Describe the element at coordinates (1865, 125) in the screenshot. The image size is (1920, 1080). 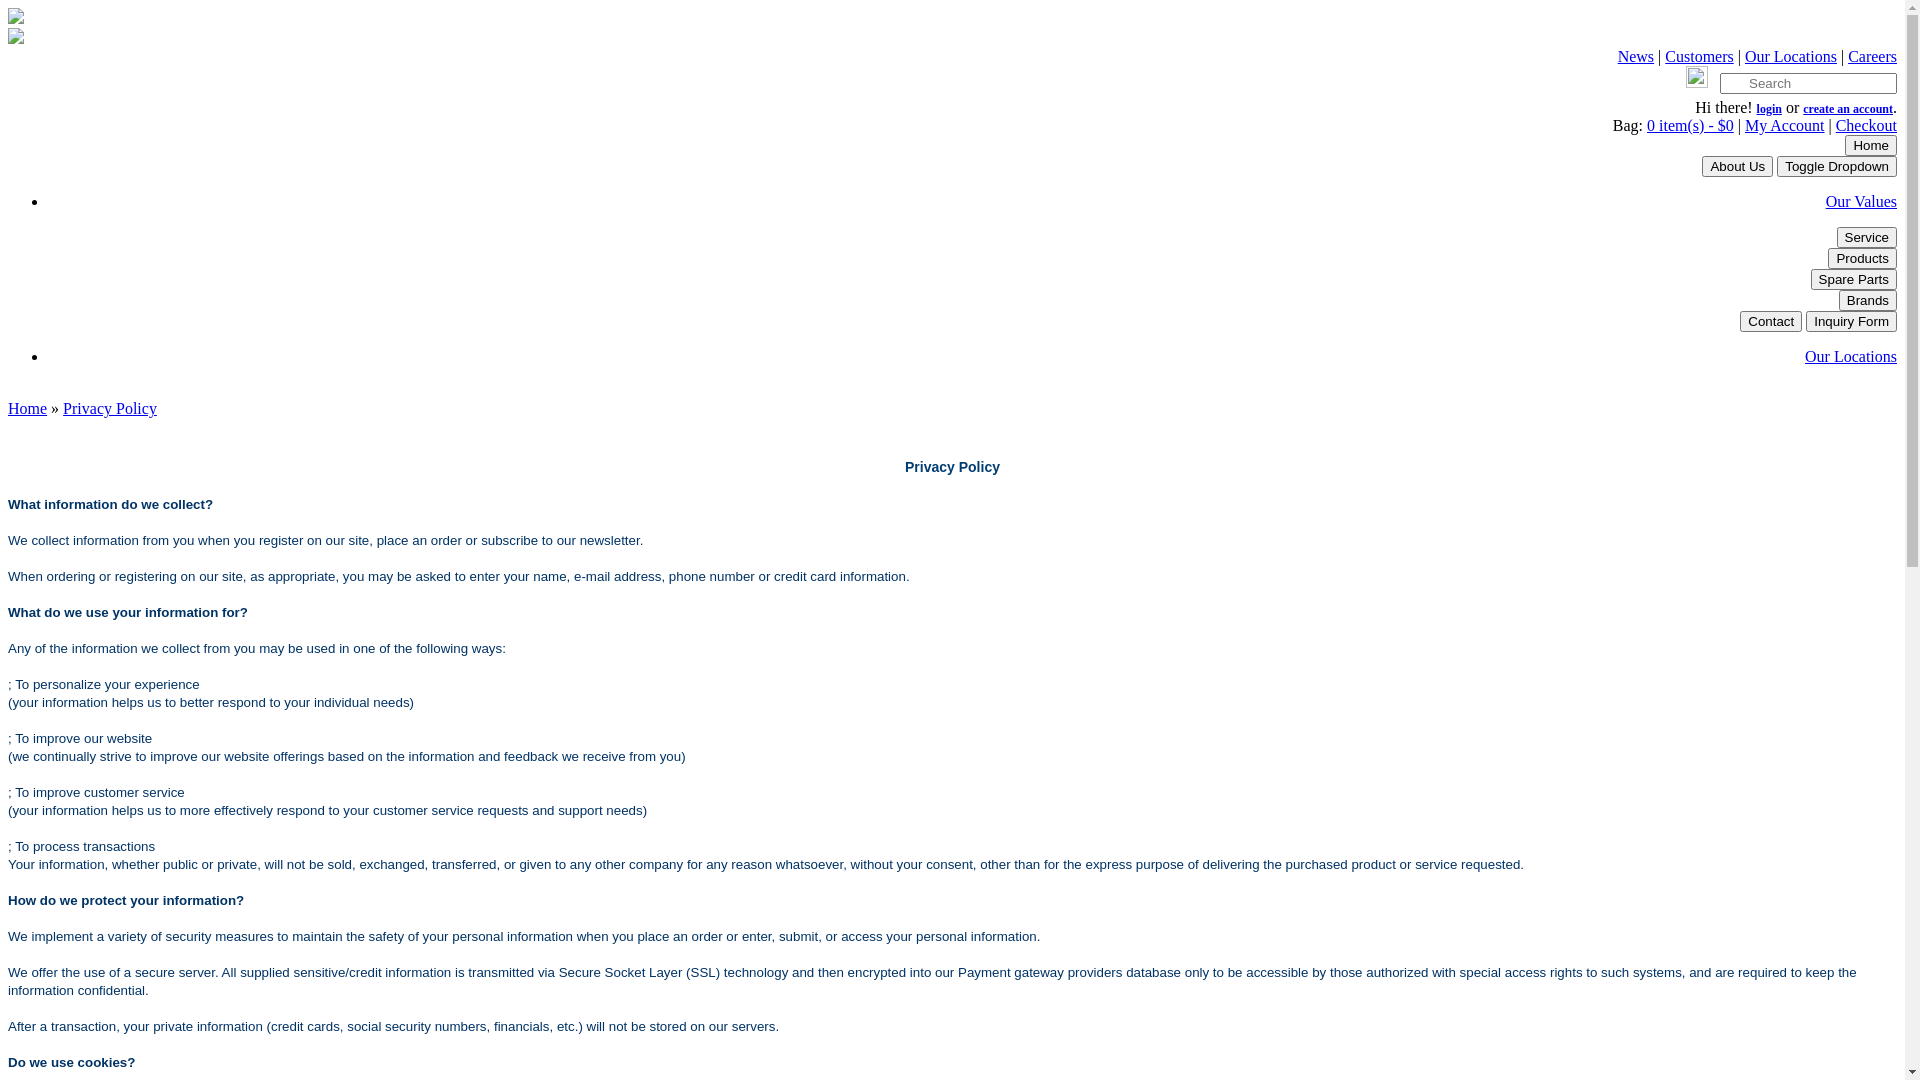
I see `'Checkout'` at that location.